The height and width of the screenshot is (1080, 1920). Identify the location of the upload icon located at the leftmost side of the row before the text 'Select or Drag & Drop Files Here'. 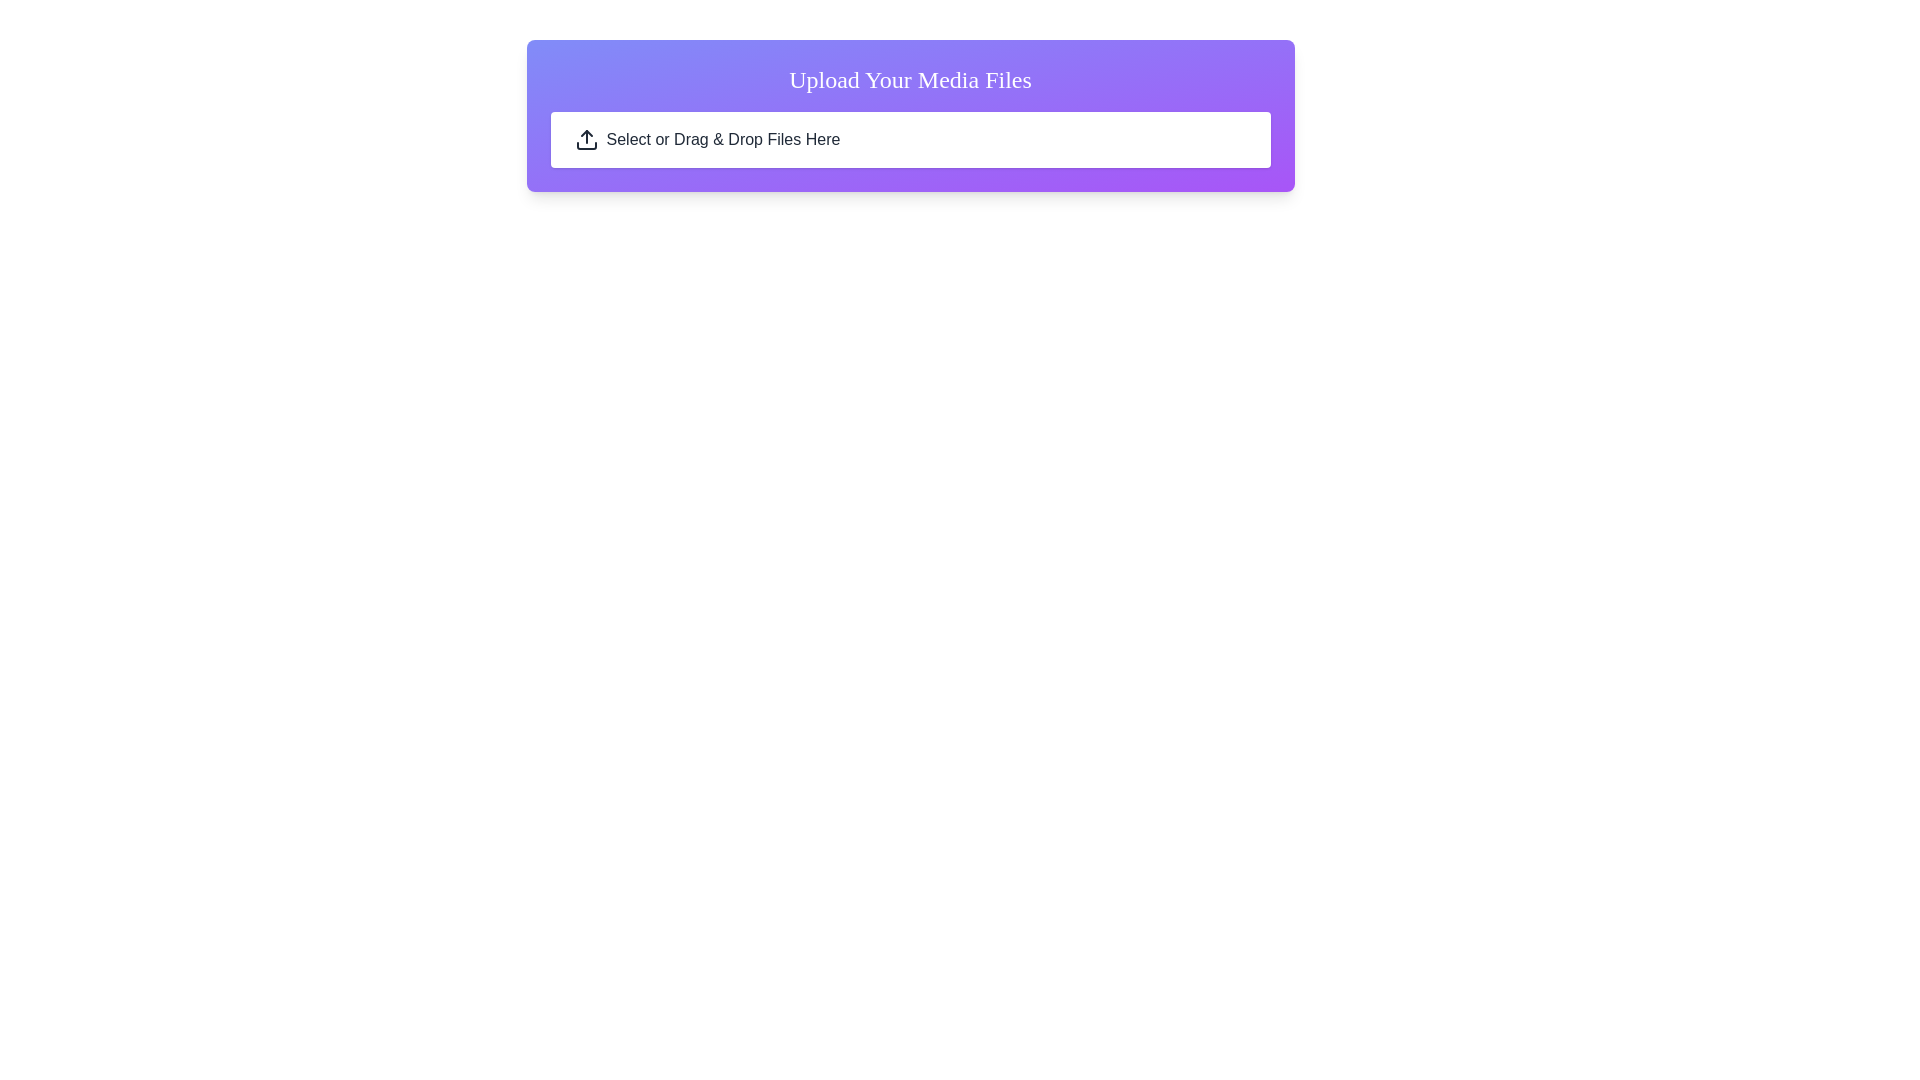
(585, 138).